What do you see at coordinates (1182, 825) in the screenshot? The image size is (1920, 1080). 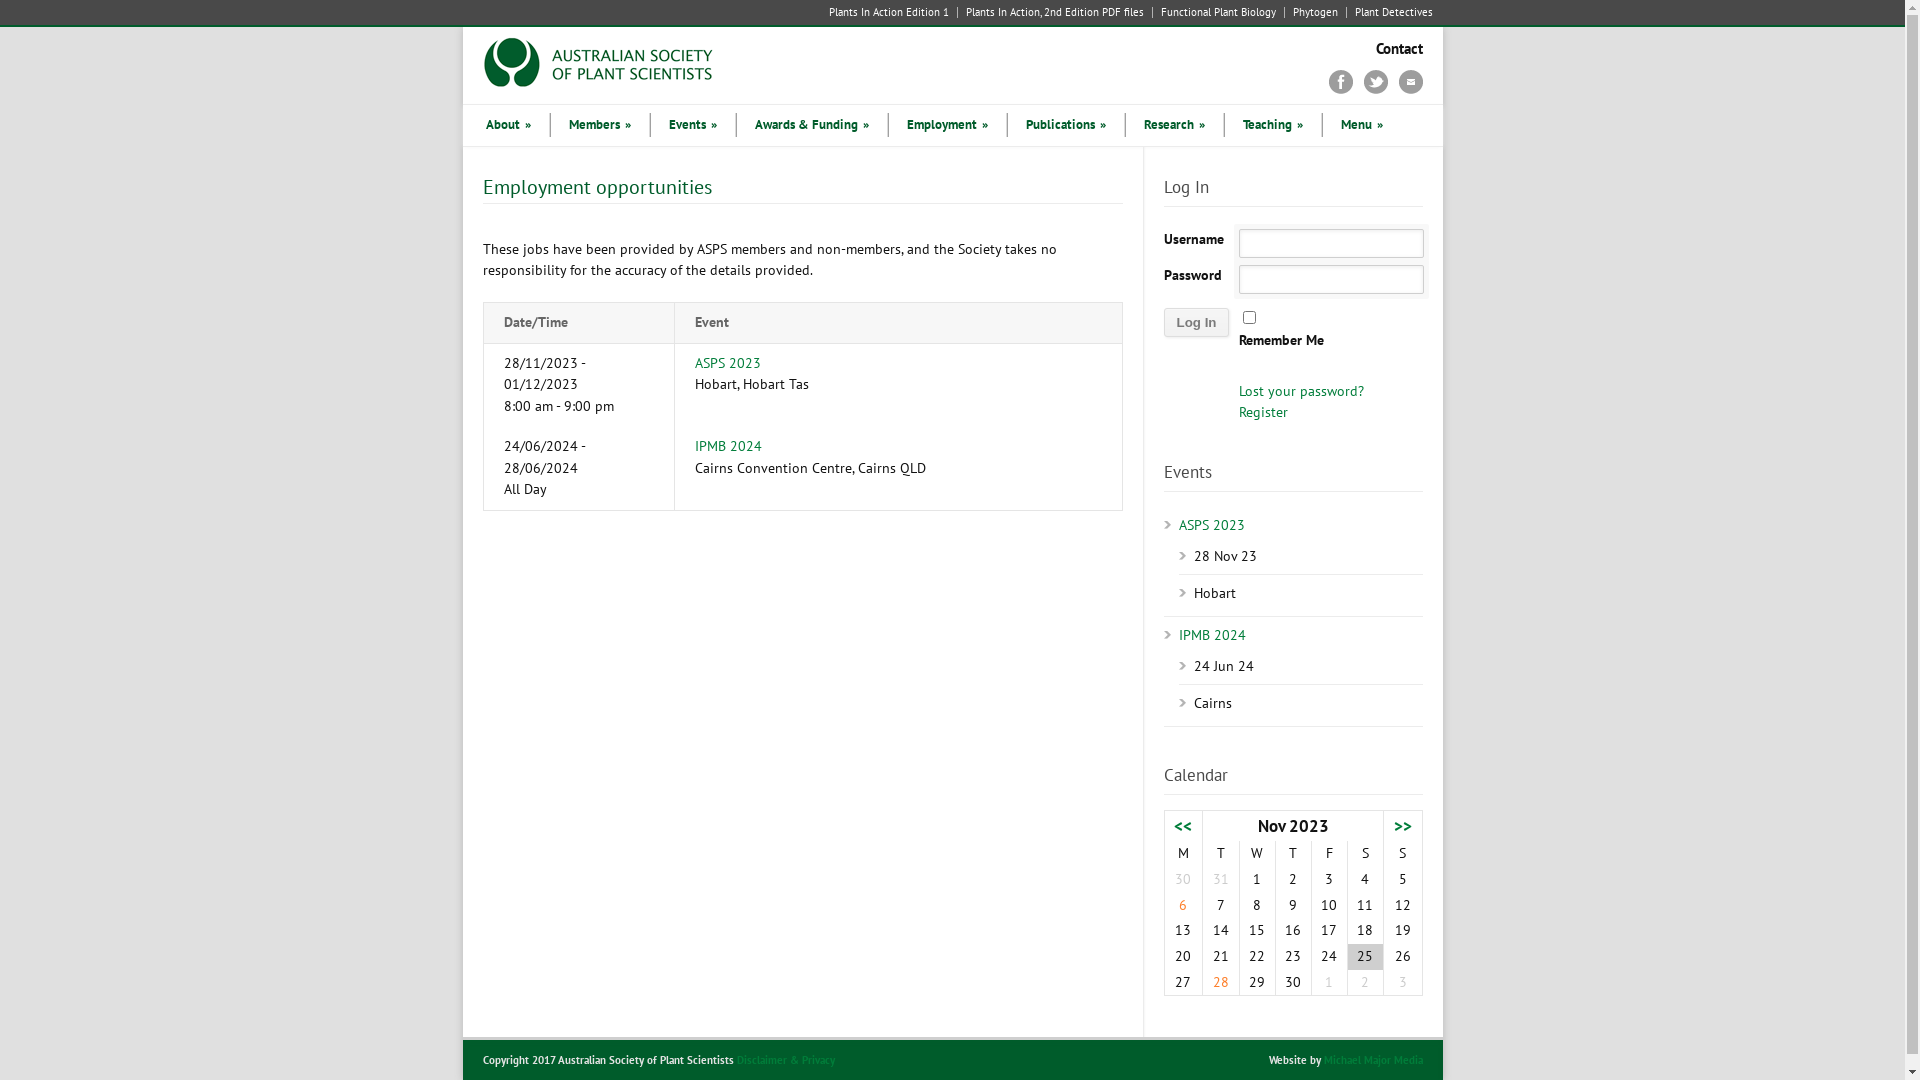 I see `'<<'` at bounding box center [1182, 825].